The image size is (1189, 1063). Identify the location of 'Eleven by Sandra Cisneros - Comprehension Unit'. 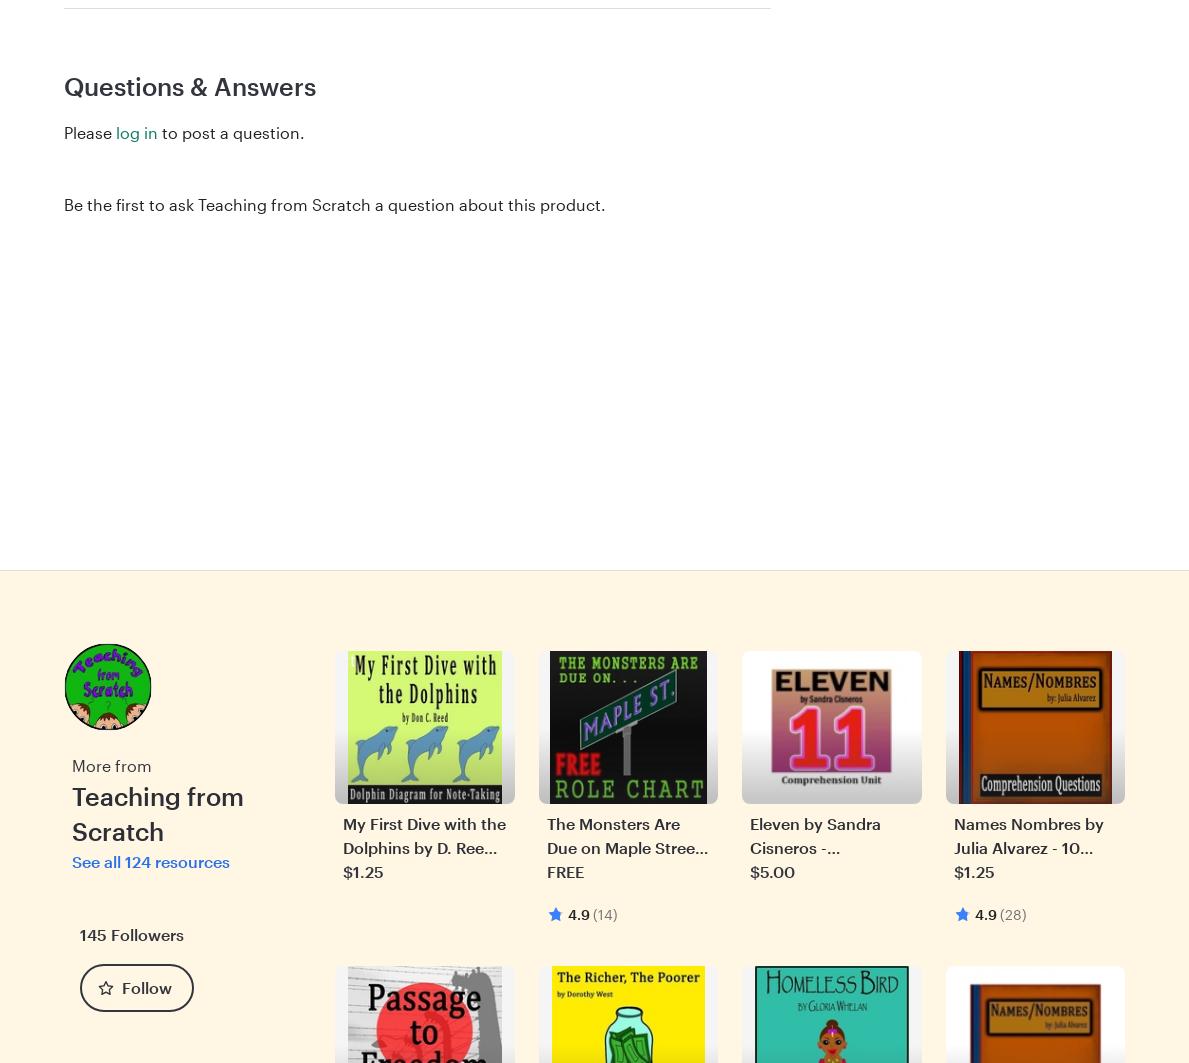
(828, 845).